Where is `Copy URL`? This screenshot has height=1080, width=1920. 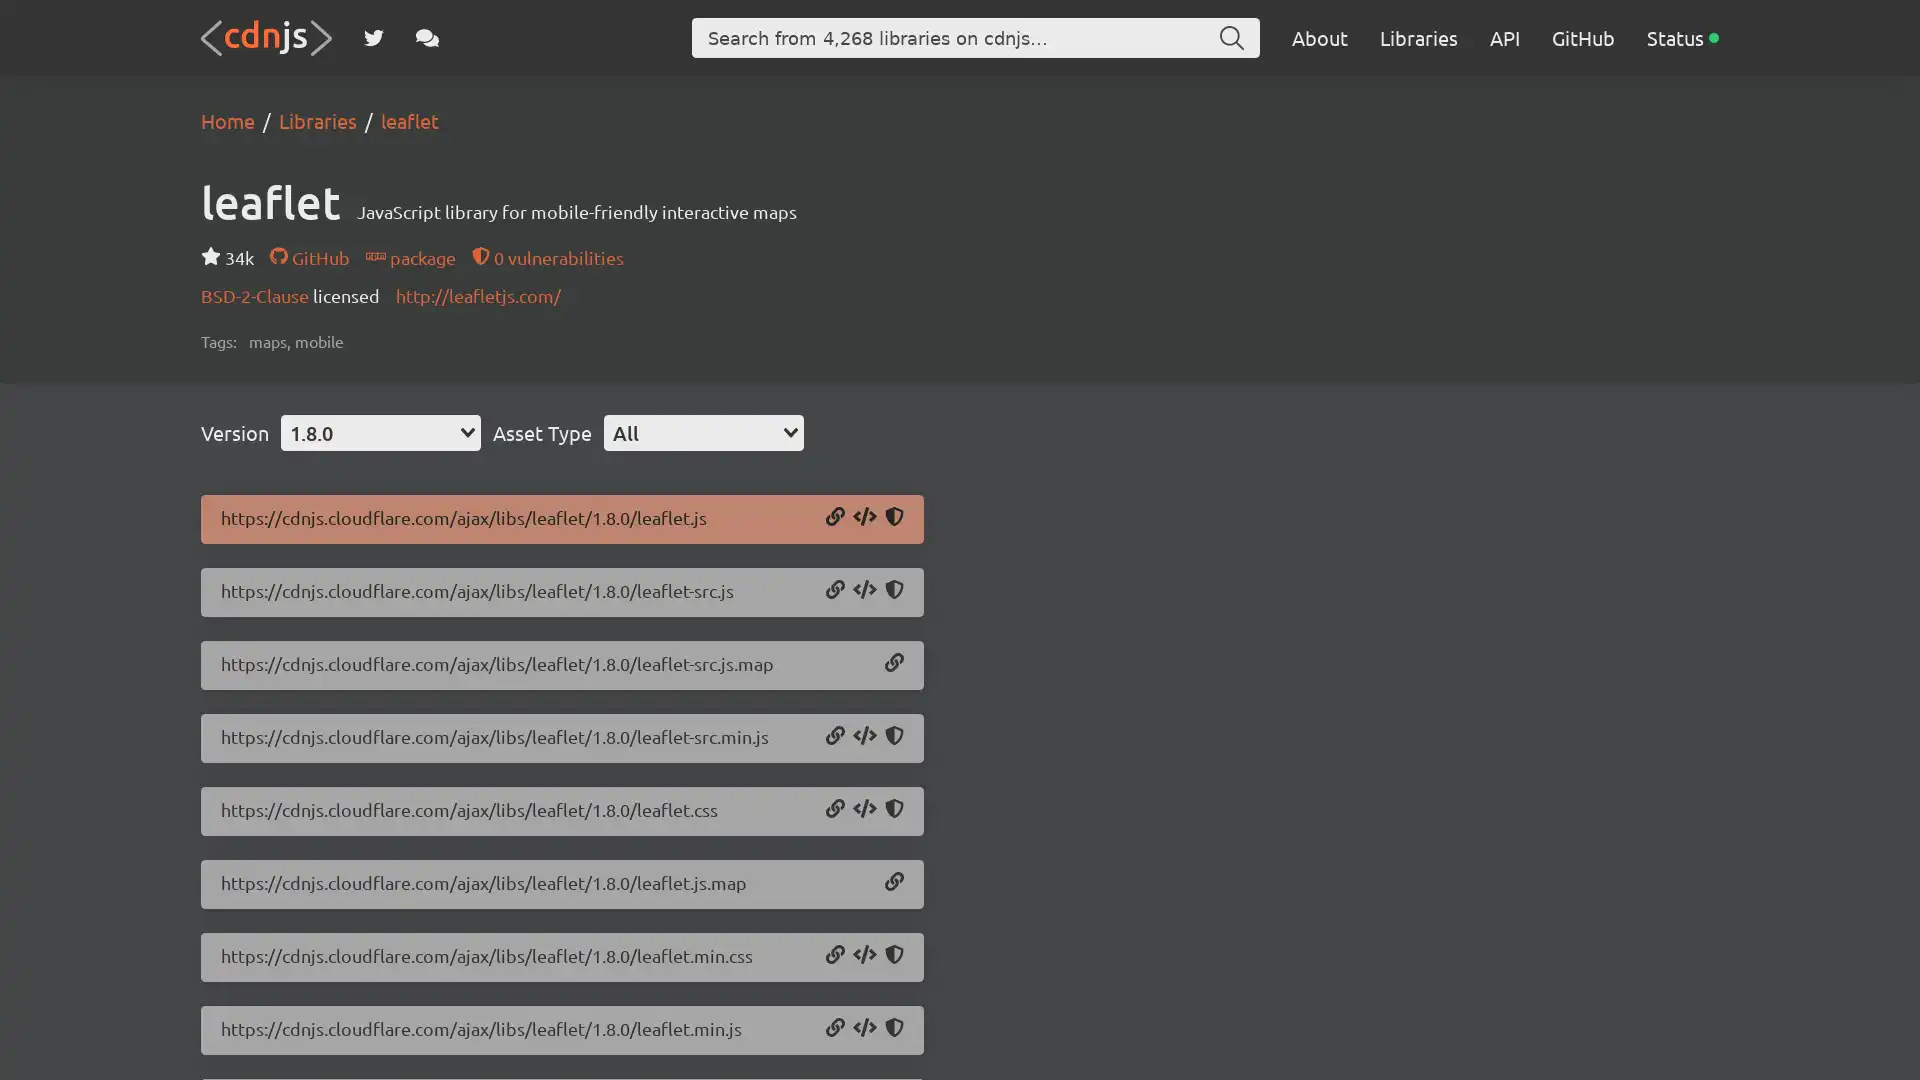
Copy URL is located at coordinates (835, 955).